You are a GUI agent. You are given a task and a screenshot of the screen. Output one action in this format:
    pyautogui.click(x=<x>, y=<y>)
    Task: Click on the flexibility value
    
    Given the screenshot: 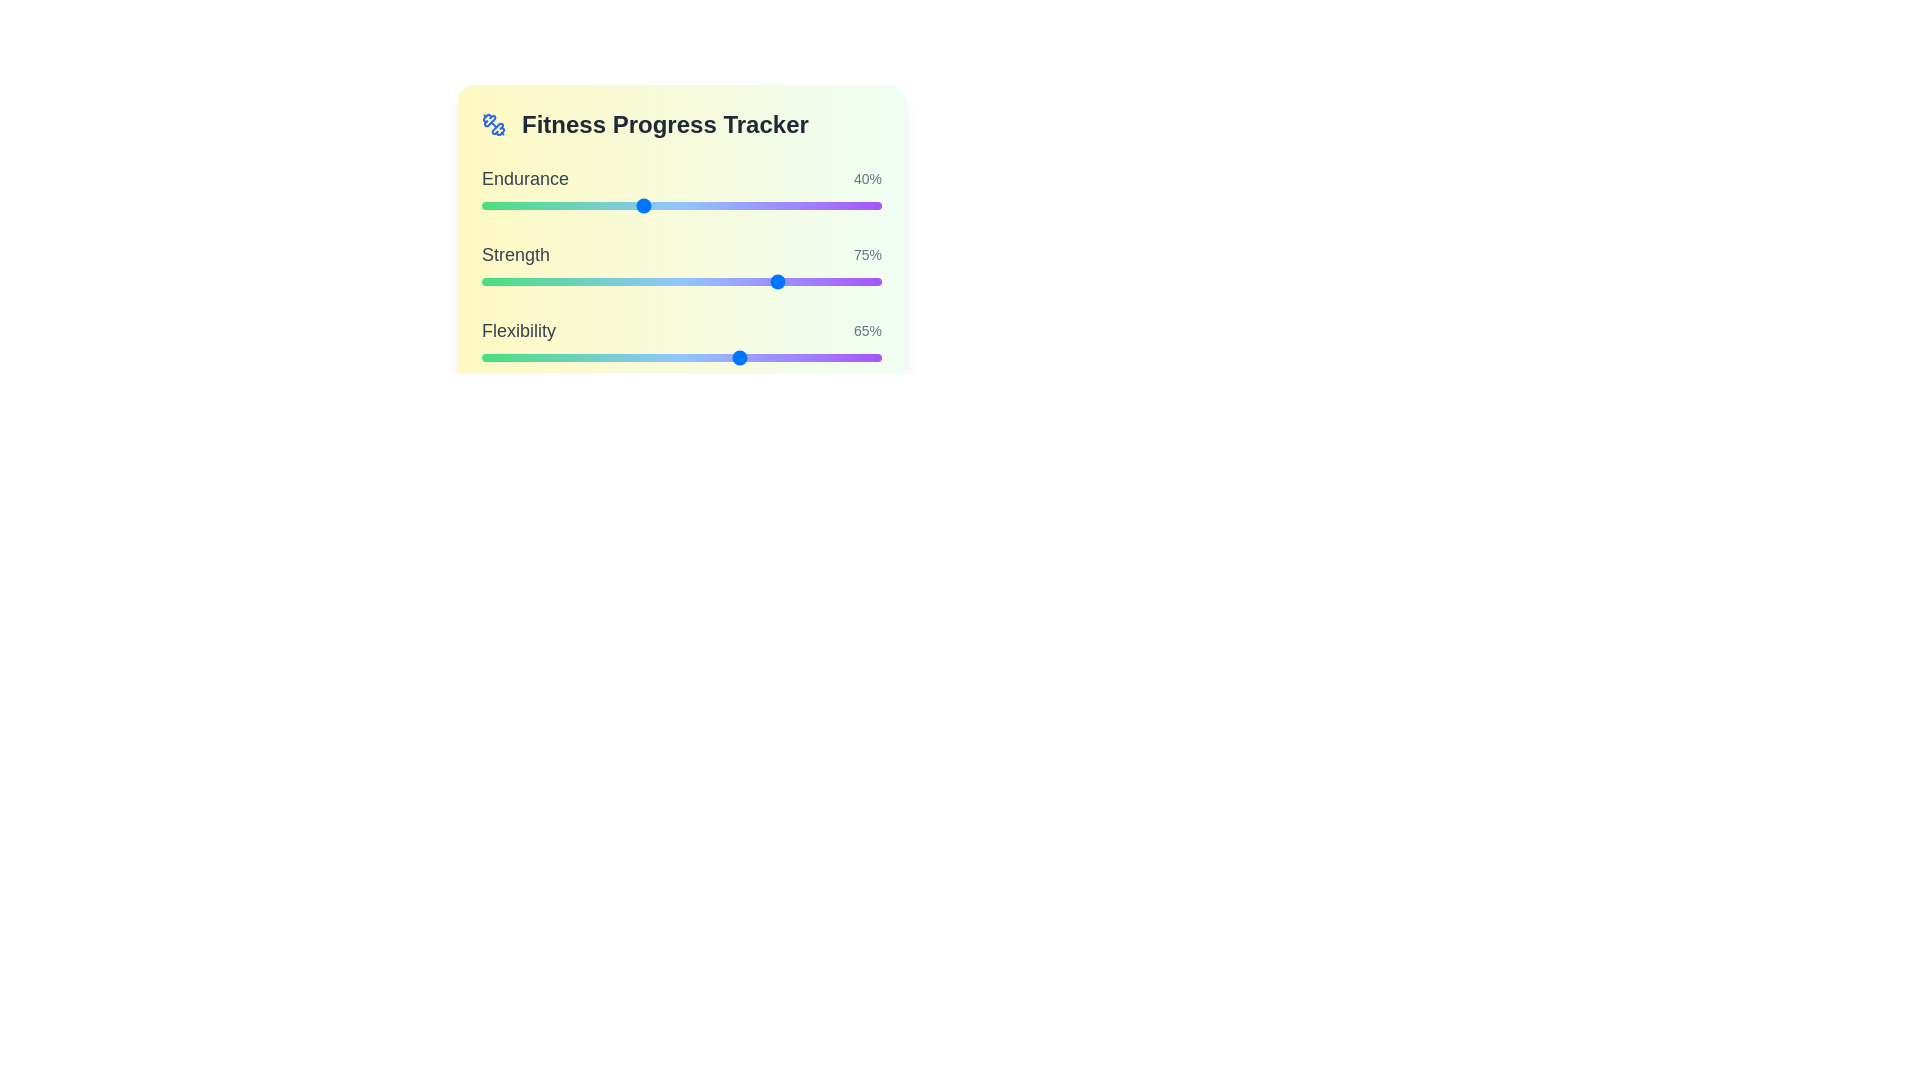 What is the action you would take?
    pyautogui.click(x=597, y=357)
    